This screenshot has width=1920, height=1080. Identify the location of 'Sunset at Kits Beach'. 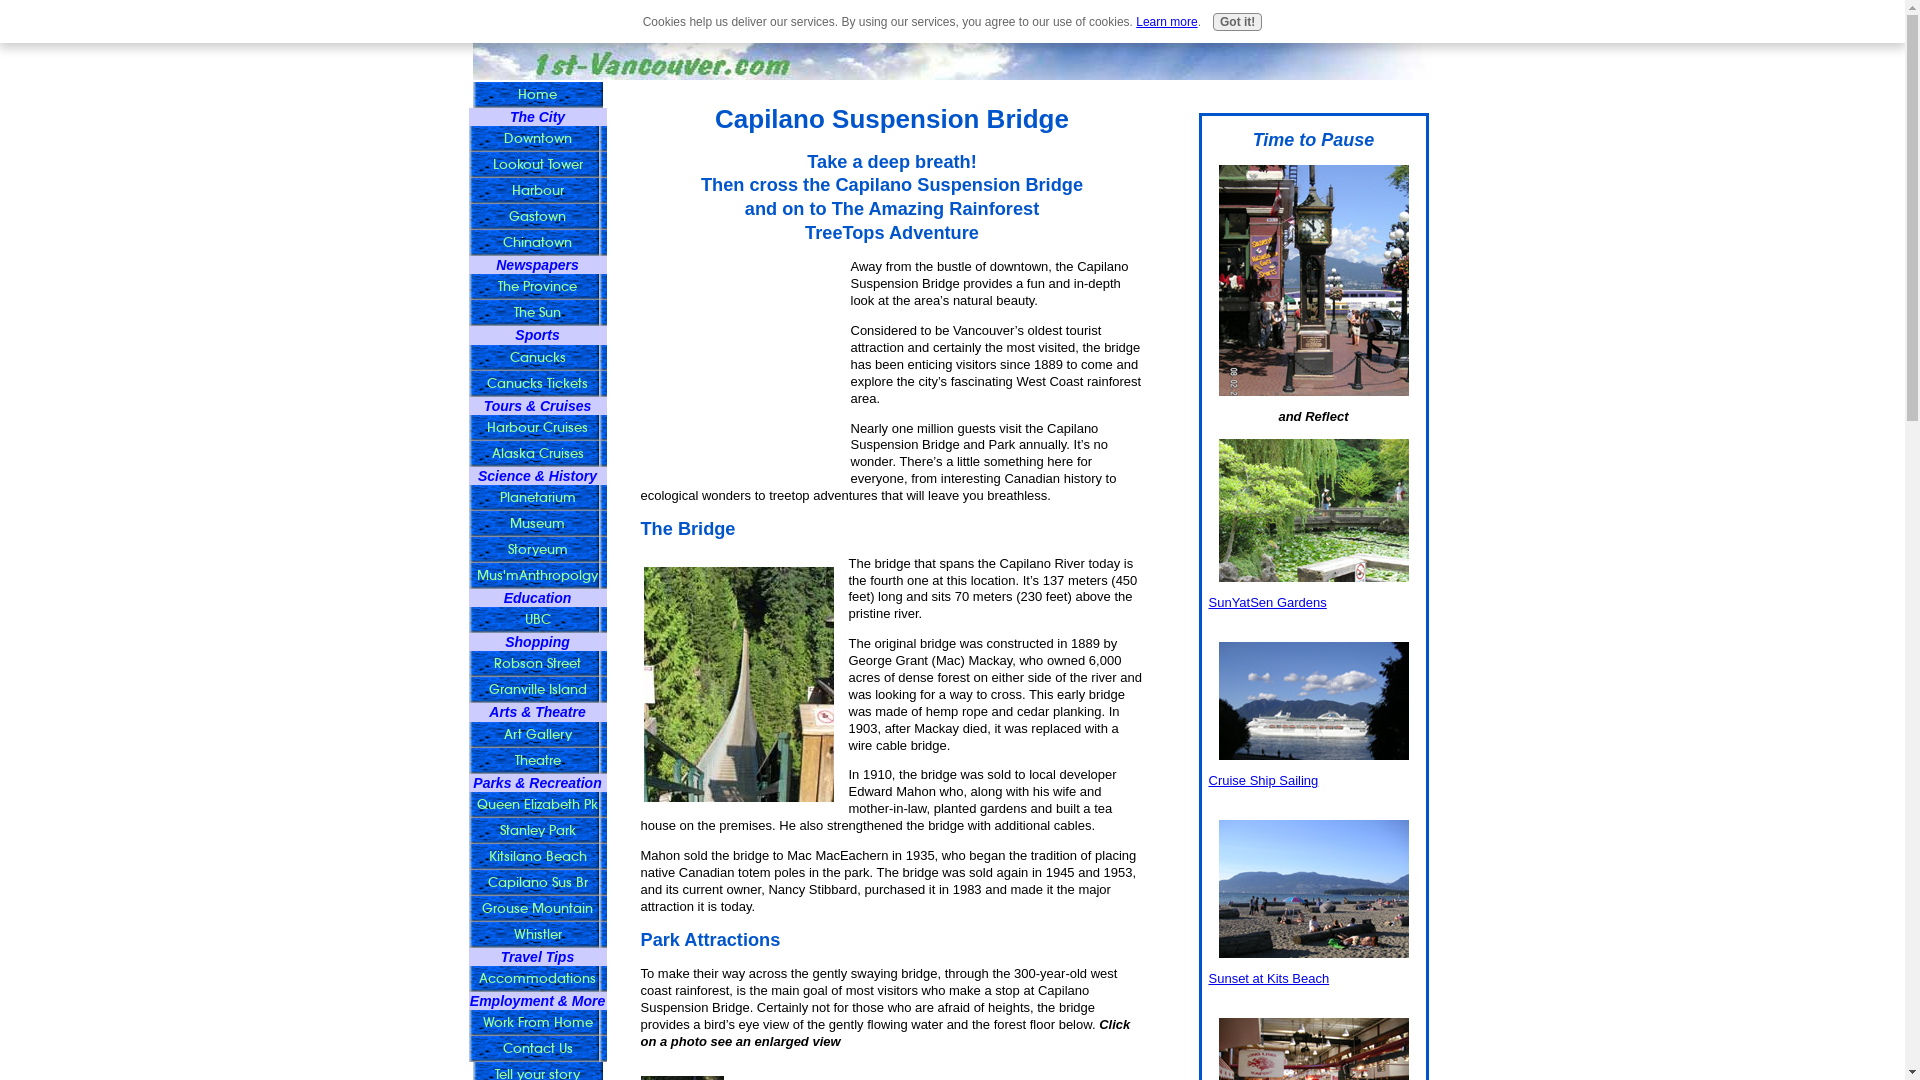
(1267, 977).